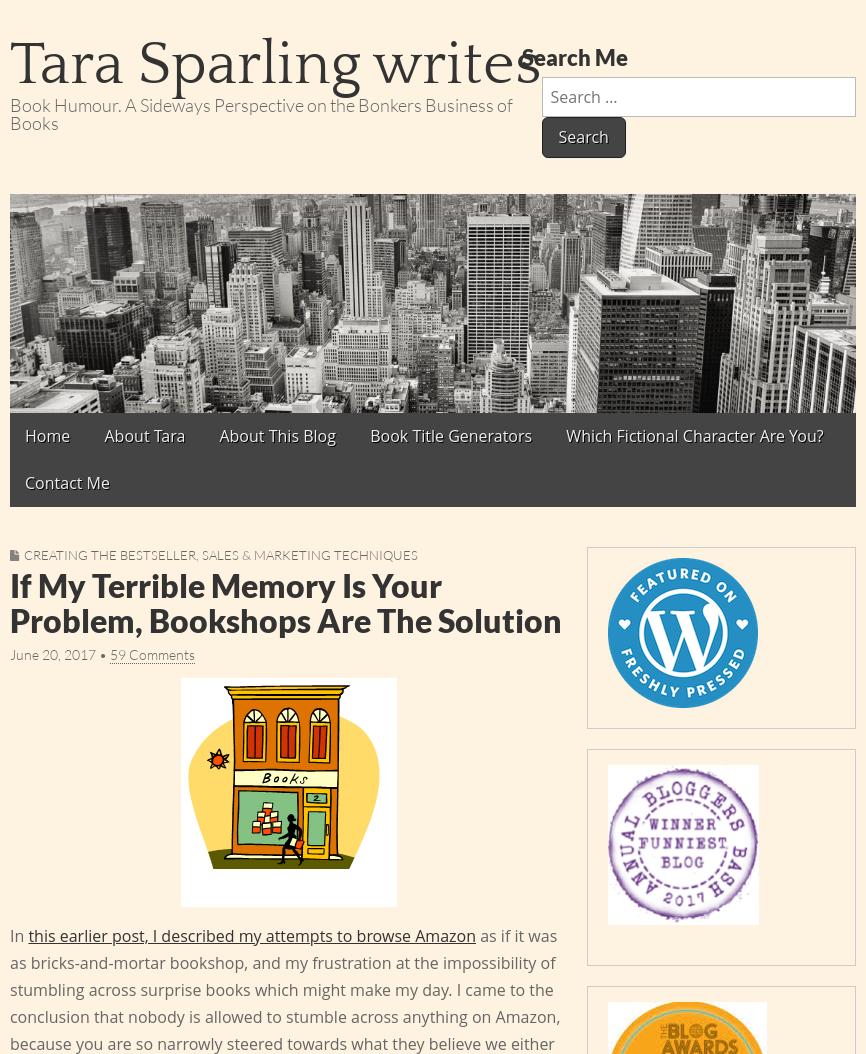 The height and width of the screenshot is (1054, 866). I want to click on 'Book Title Generators', so click(451, 434).